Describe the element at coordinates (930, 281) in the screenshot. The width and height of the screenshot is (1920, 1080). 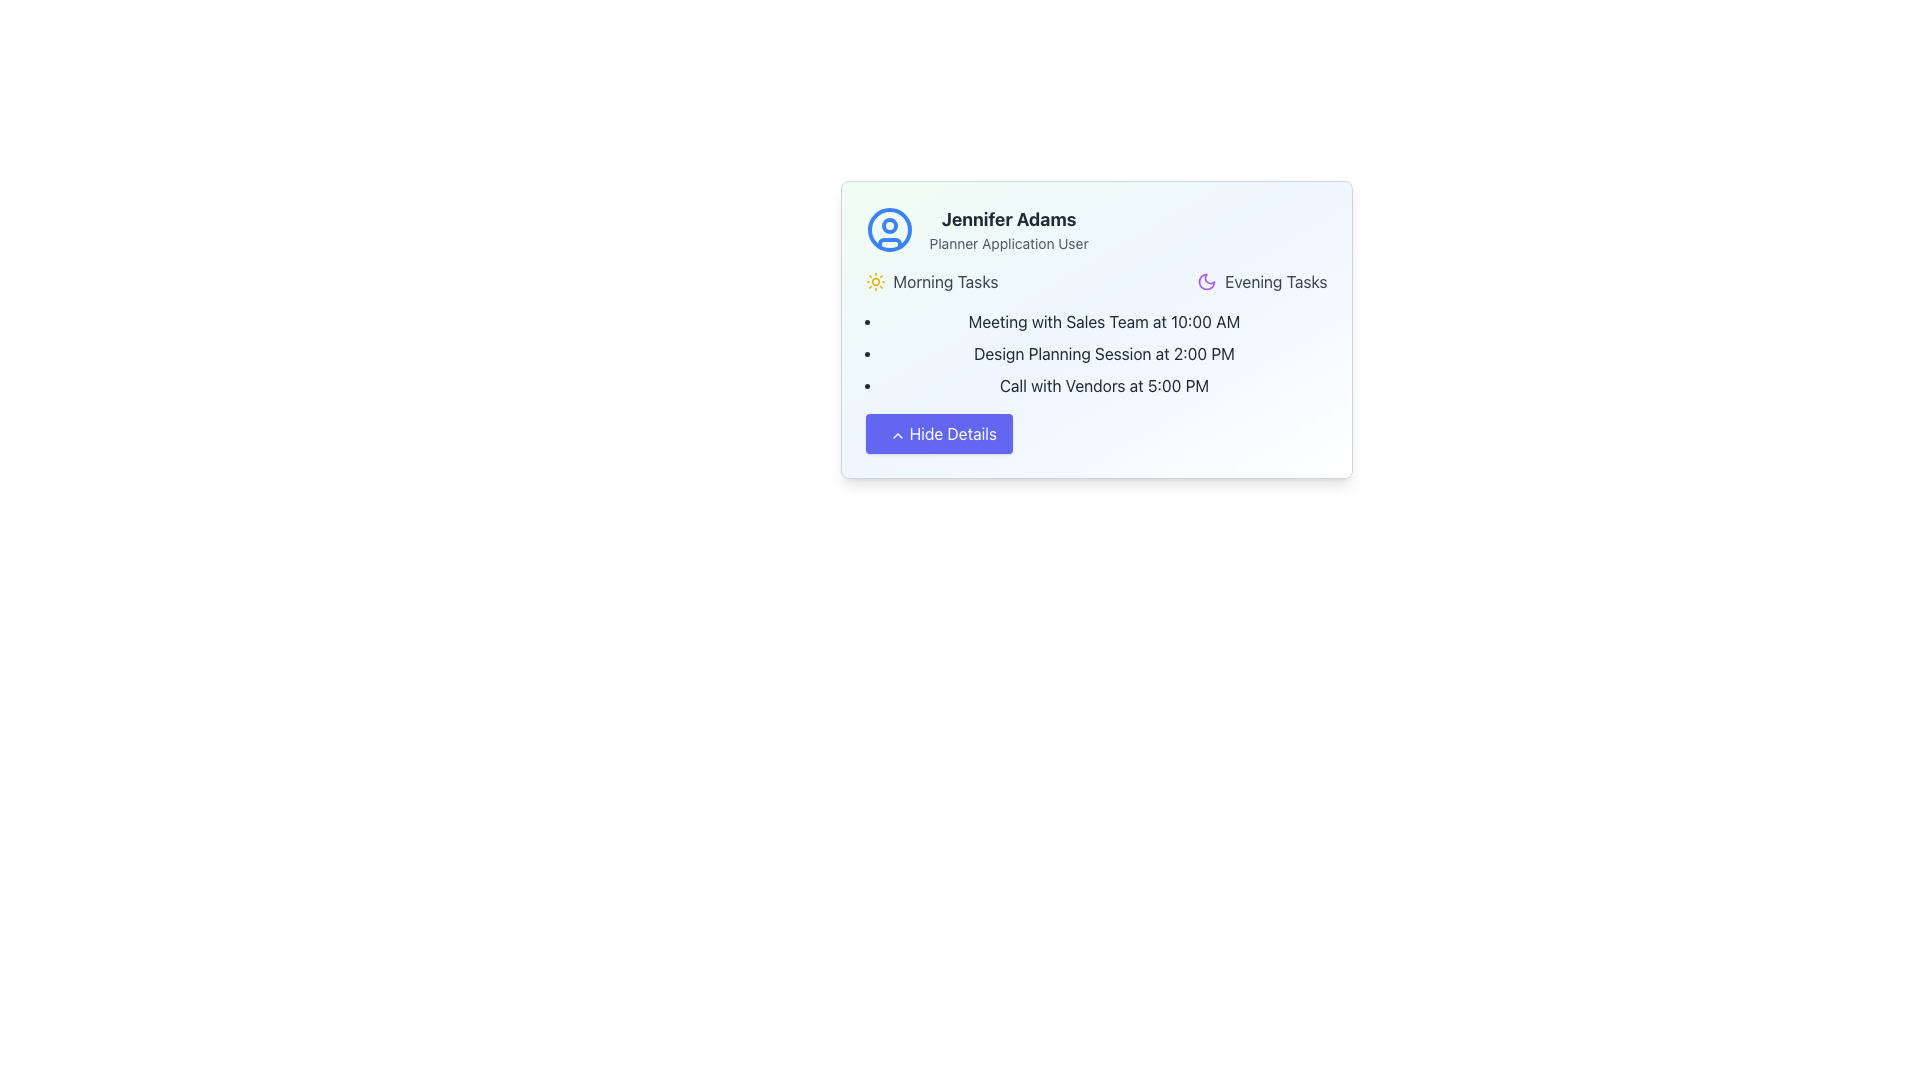
I see `the 'Morning Tasks' label with the sun icon for navigation in the top-left of the card interface` at that location.